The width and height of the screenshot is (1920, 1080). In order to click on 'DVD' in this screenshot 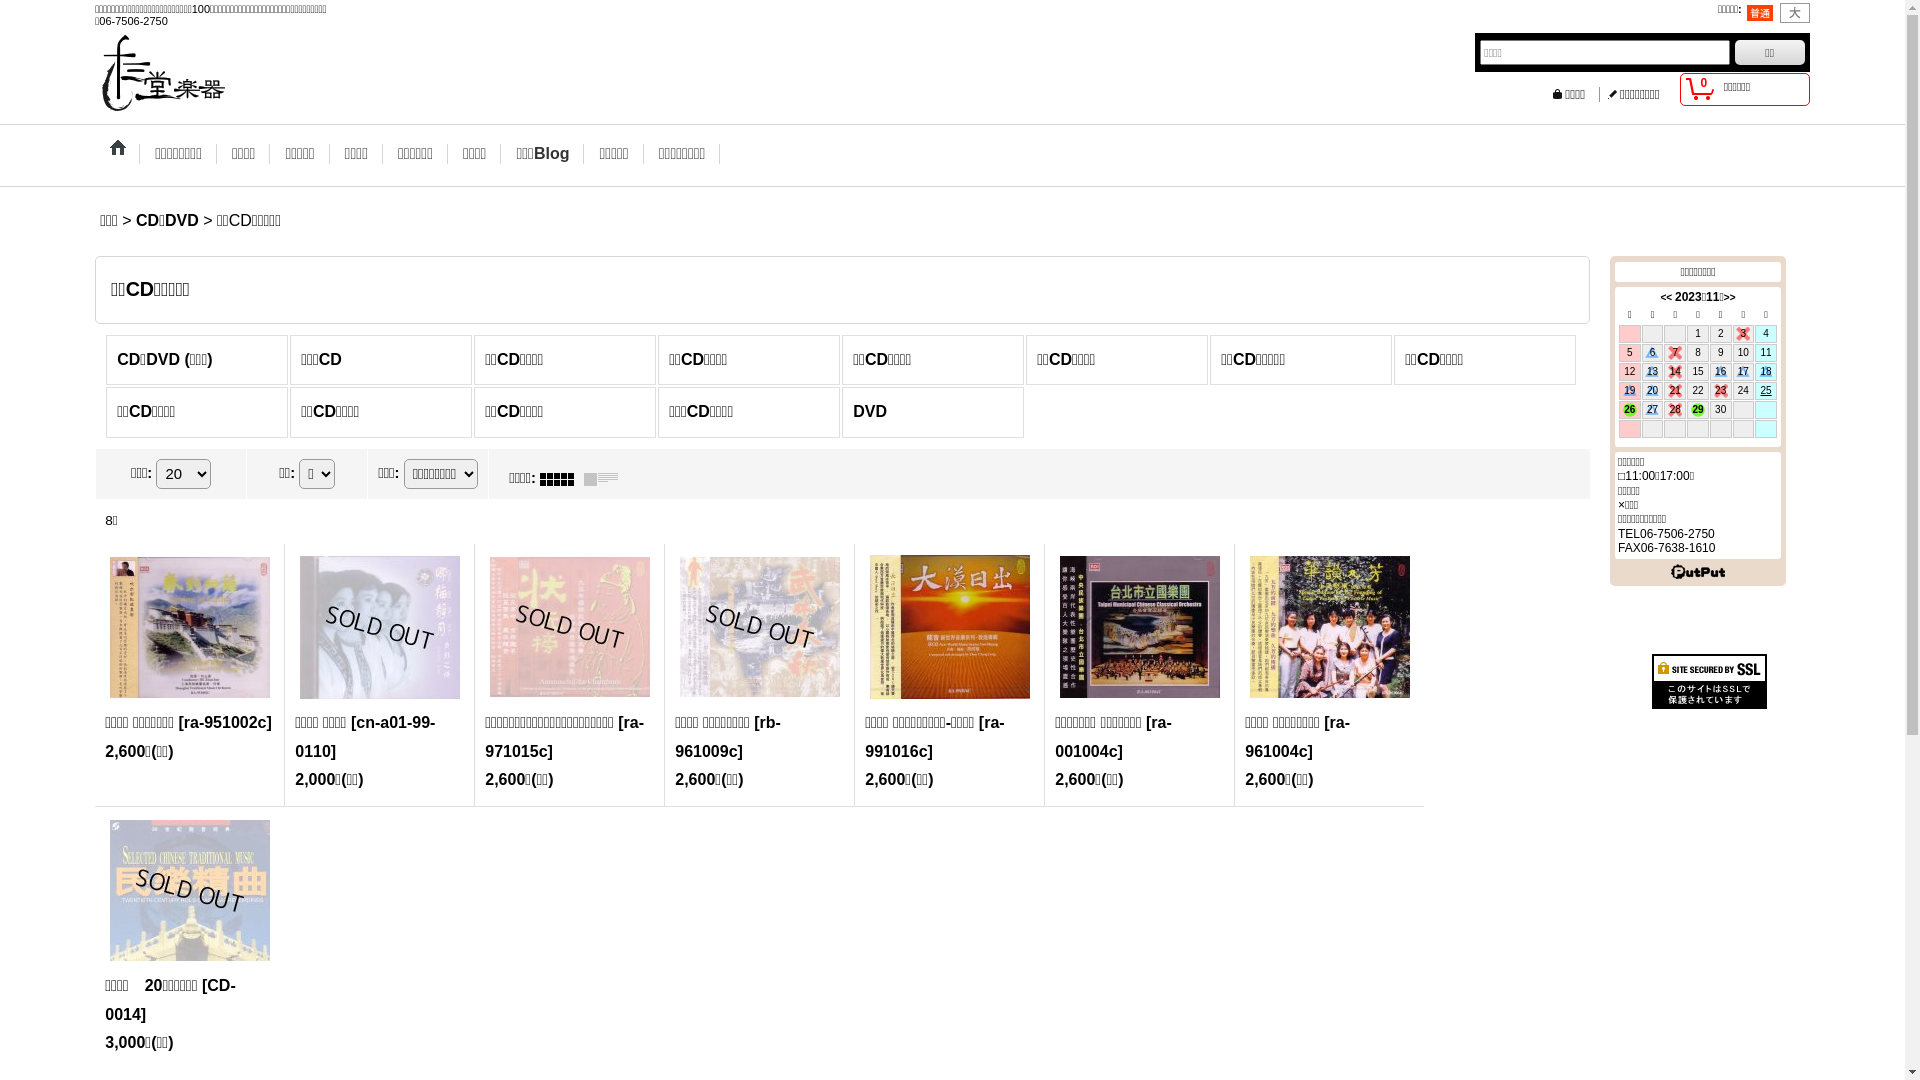, I will do `click(931, 411)`.